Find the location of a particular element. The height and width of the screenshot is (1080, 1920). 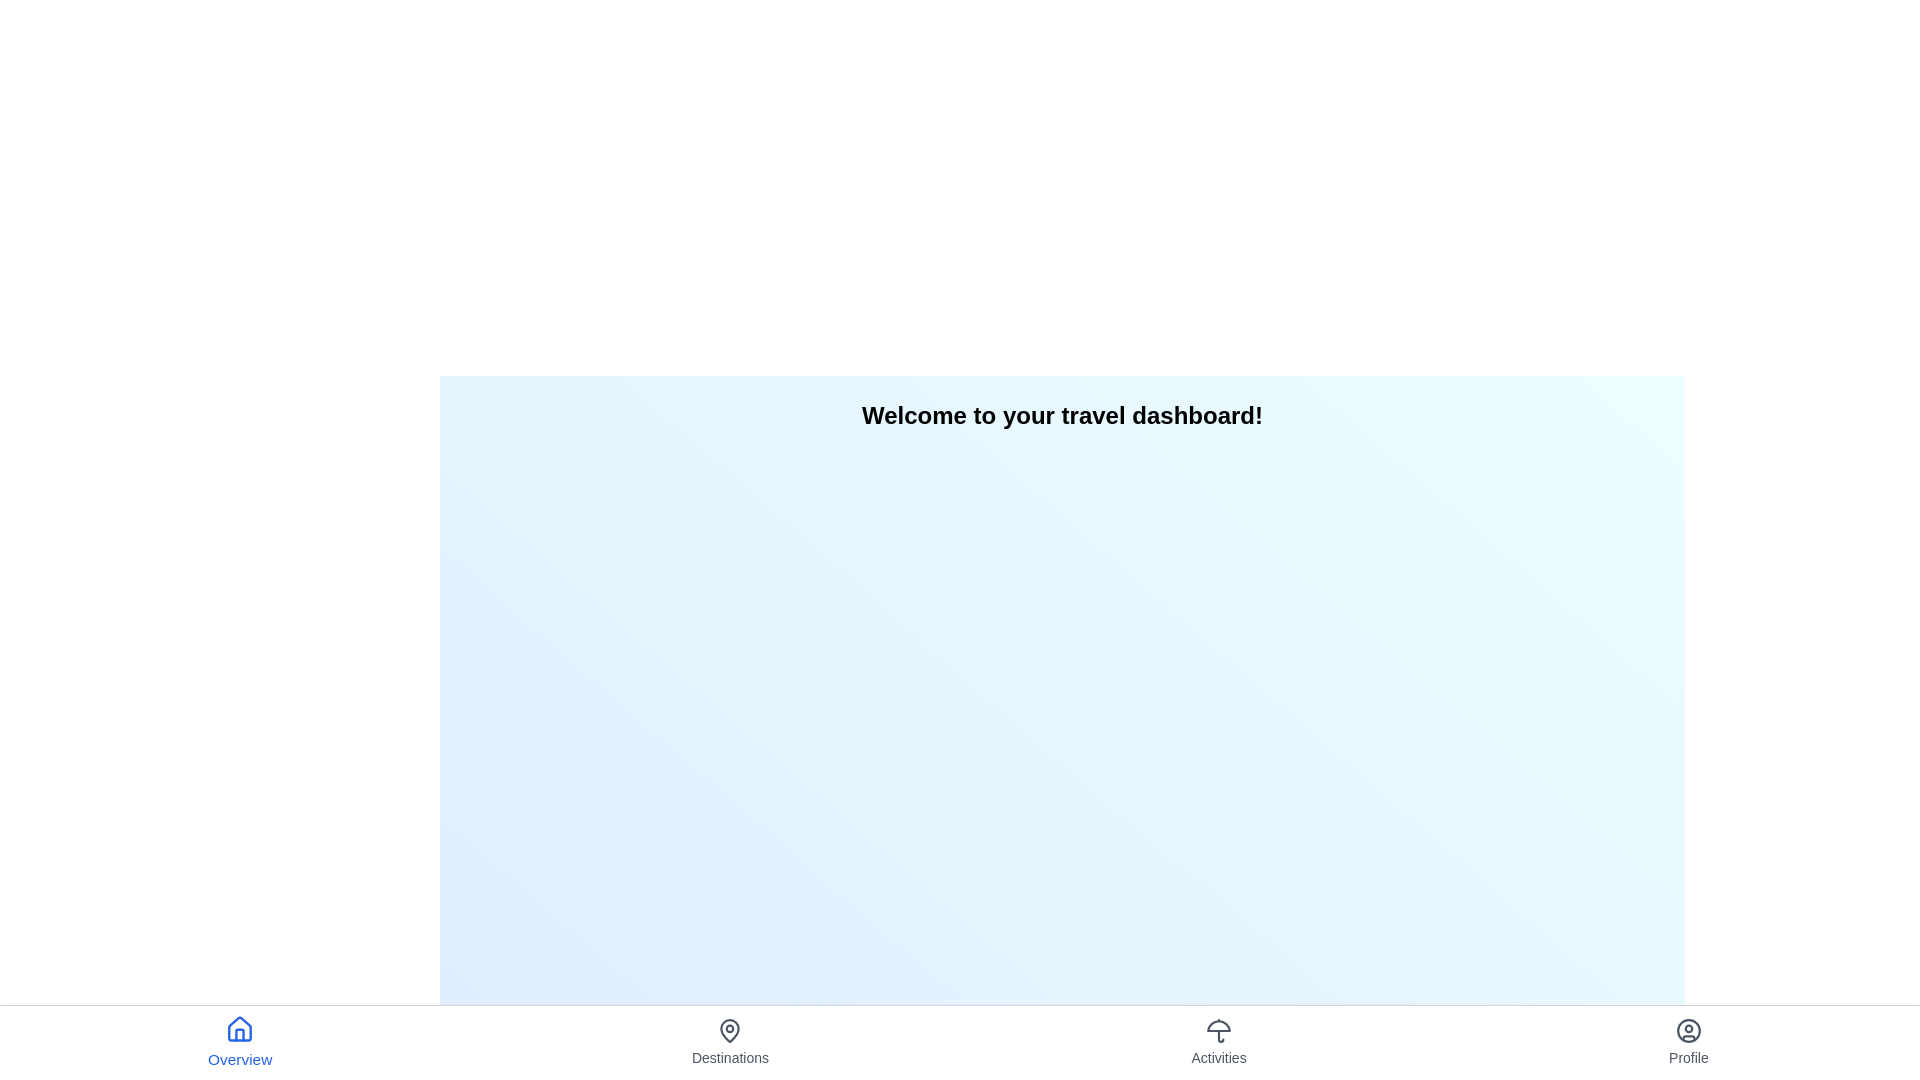

the text label displaying 'Overview', which is styled in bold blue font and located below the house-shaped icon in the navigation menu at the bottom left of the interface is located at coordinates (240, 1058).